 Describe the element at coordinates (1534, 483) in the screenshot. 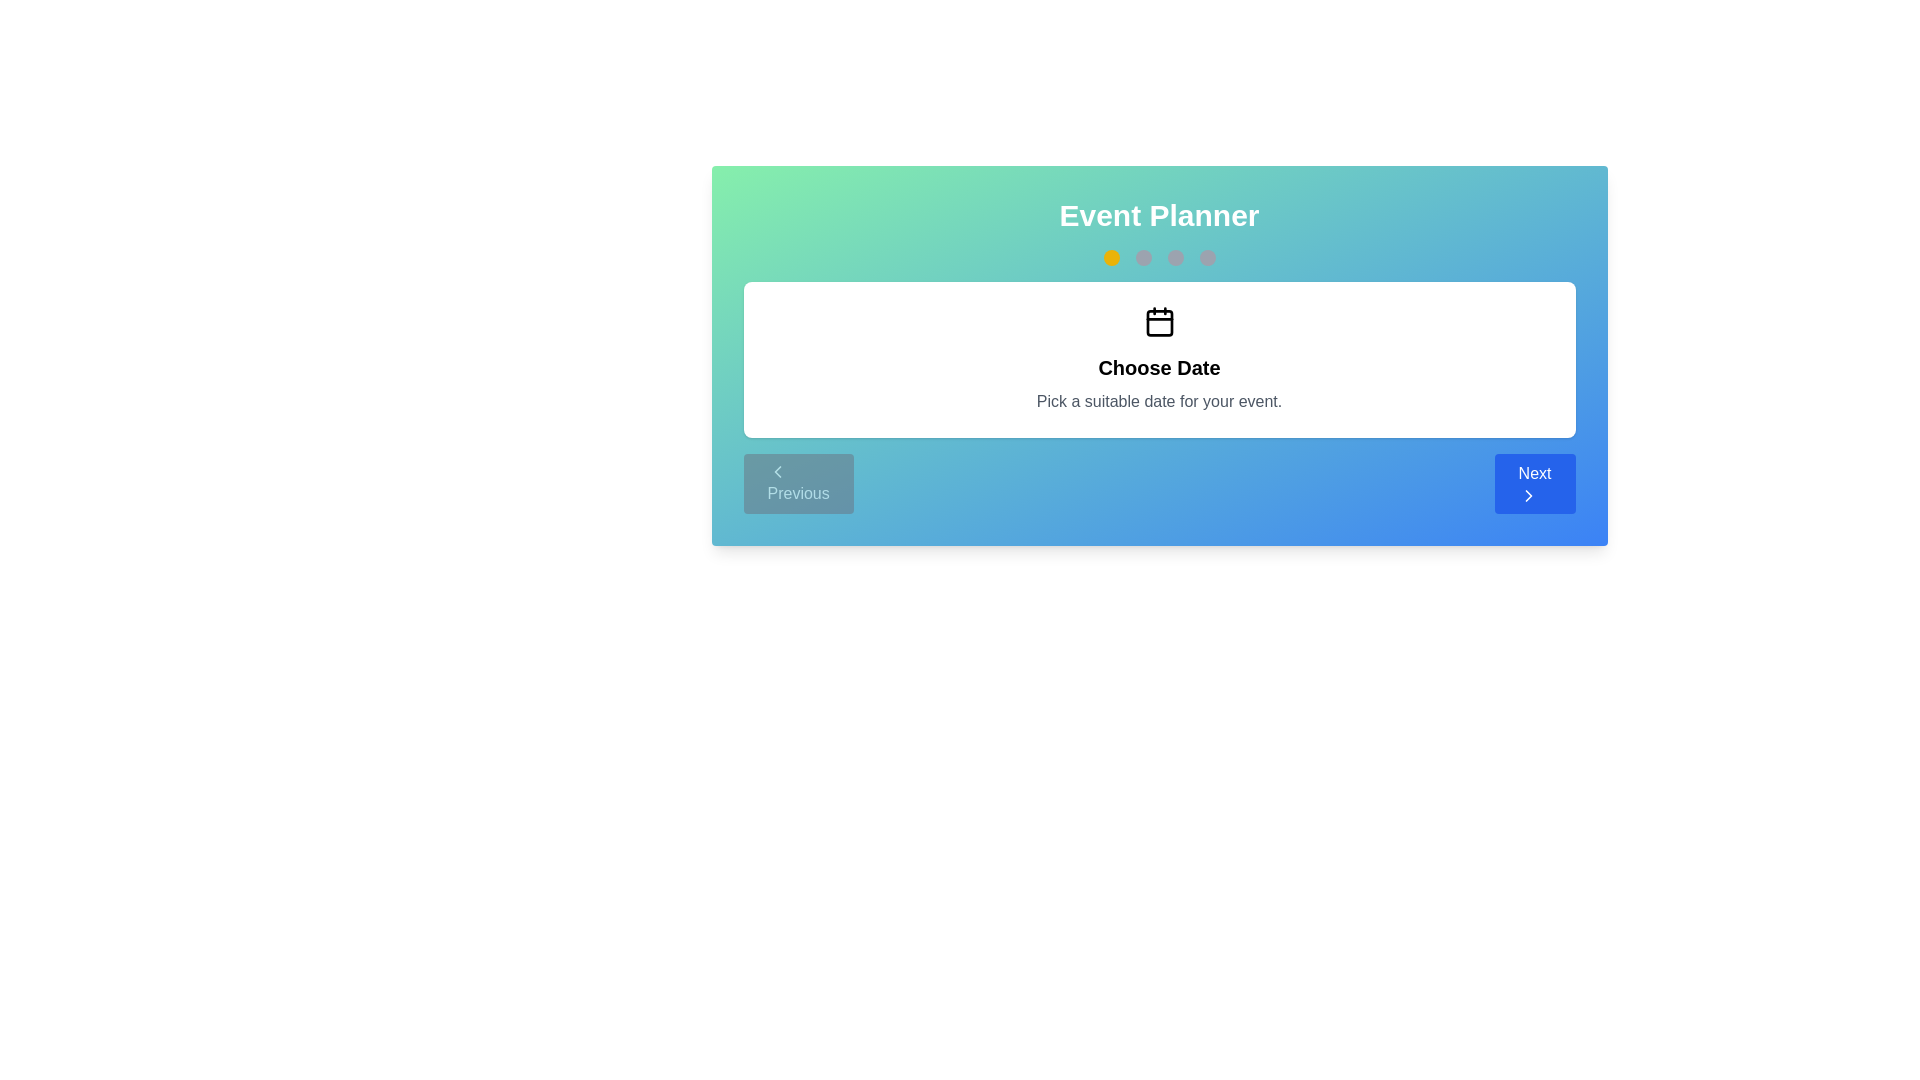

I see `the 'Next' button to proceed to the next step` at that location.